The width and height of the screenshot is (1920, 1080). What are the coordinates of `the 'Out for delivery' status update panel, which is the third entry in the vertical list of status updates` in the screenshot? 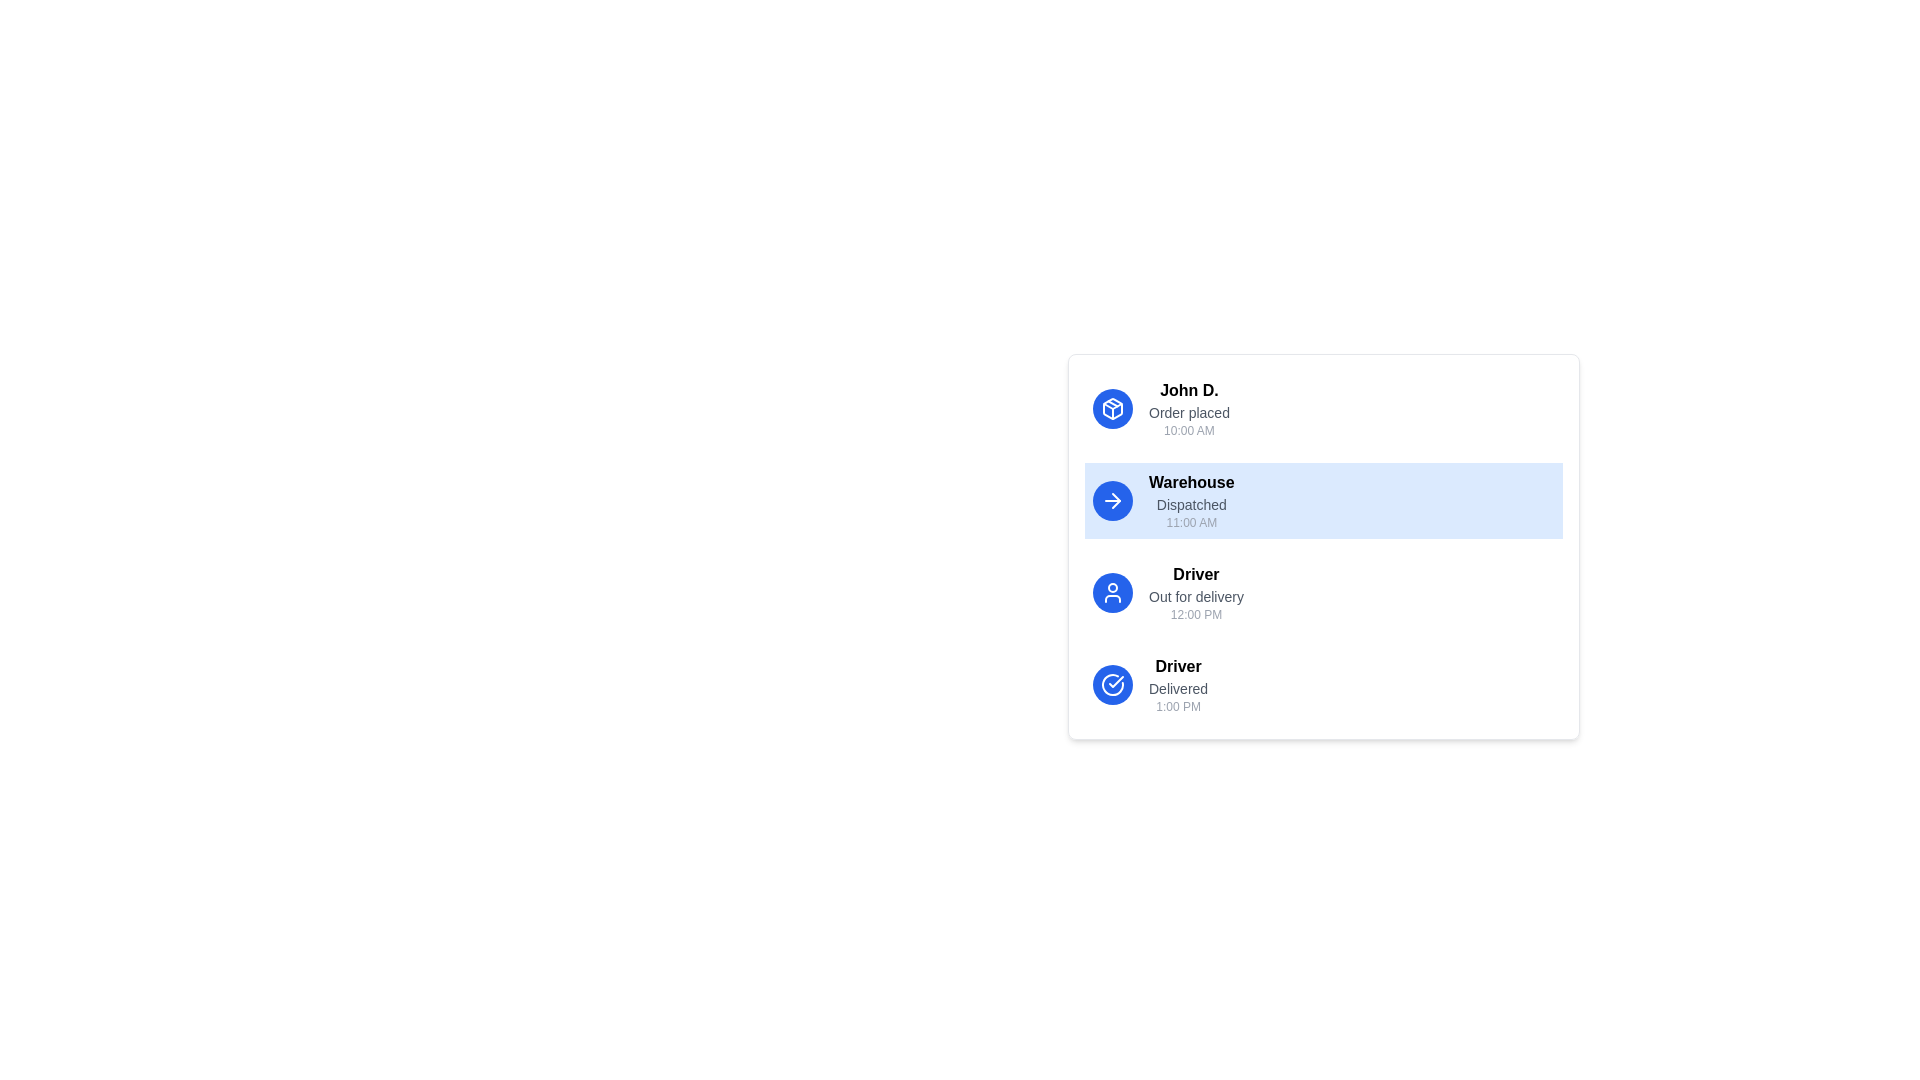 It's located at (1324, 592).